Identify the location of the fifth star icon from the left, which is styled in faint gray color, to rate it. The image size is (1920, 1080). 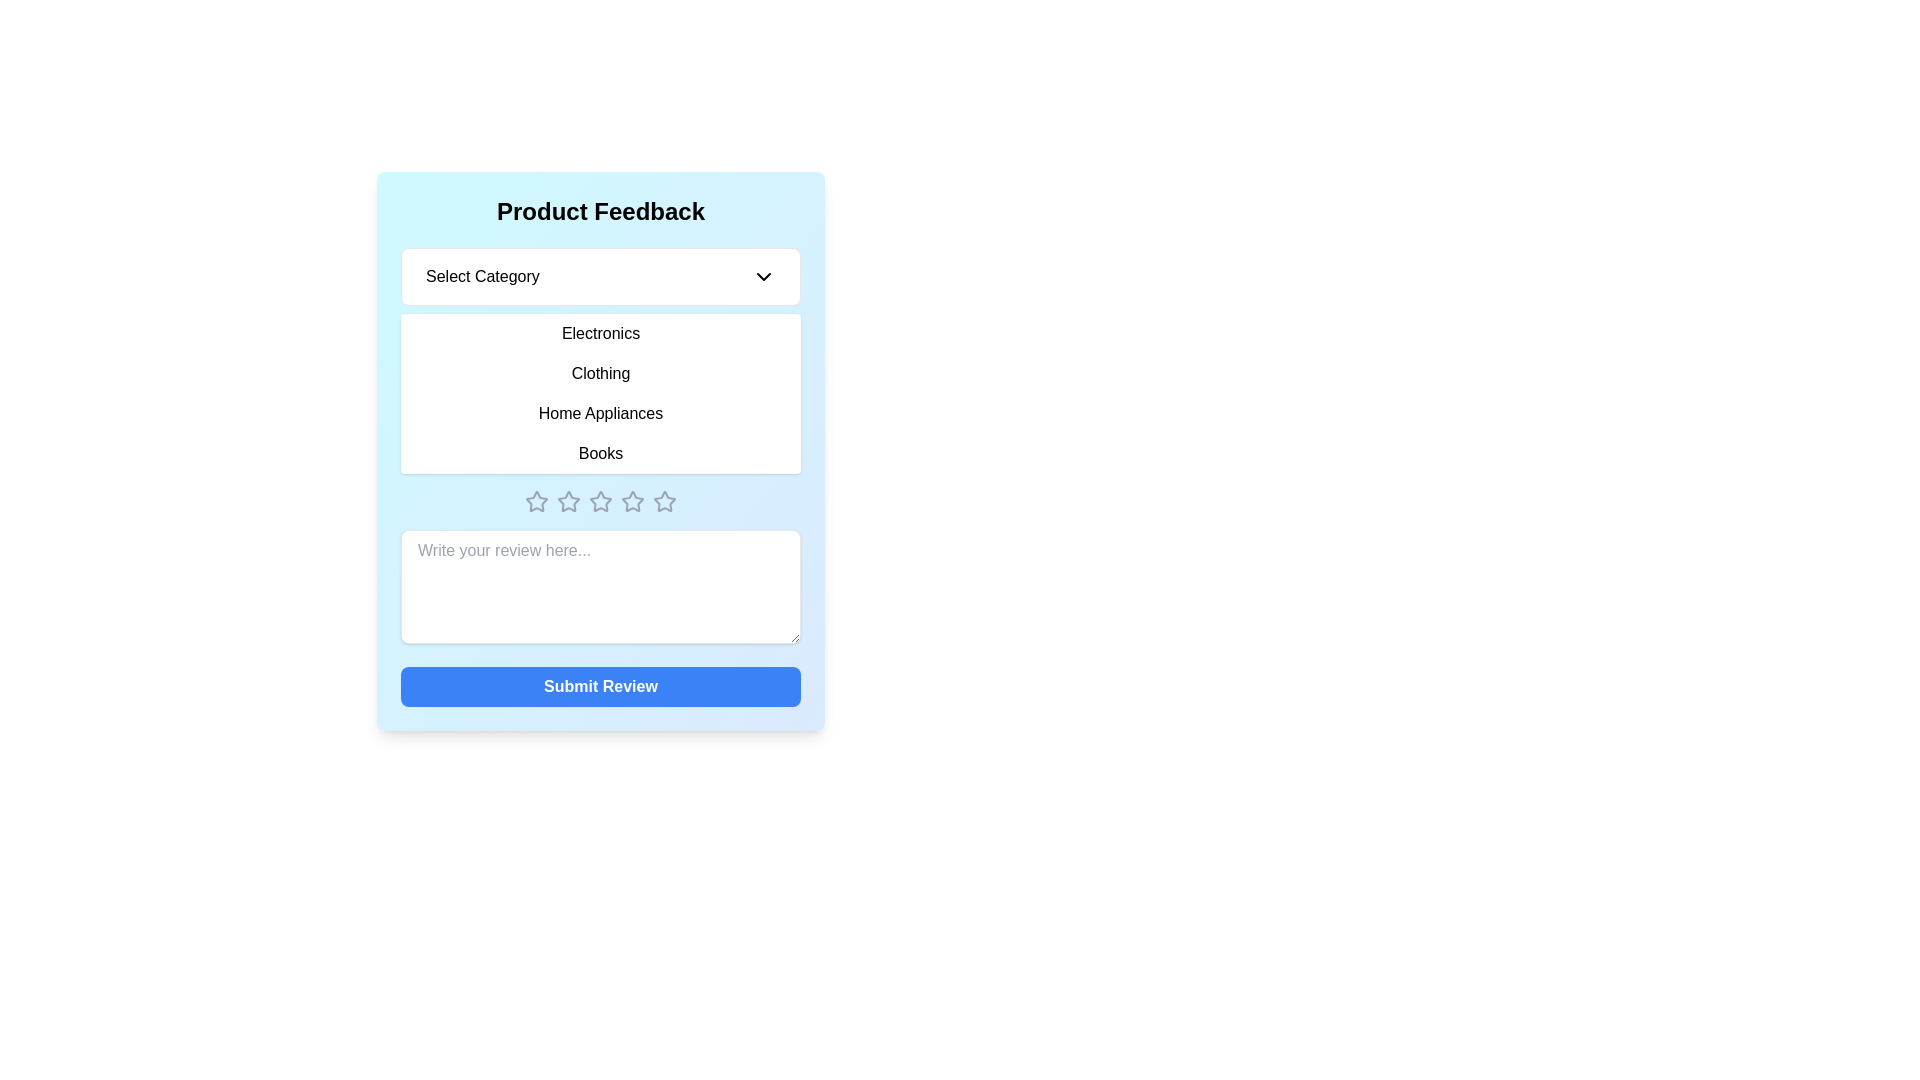
(665, 500).